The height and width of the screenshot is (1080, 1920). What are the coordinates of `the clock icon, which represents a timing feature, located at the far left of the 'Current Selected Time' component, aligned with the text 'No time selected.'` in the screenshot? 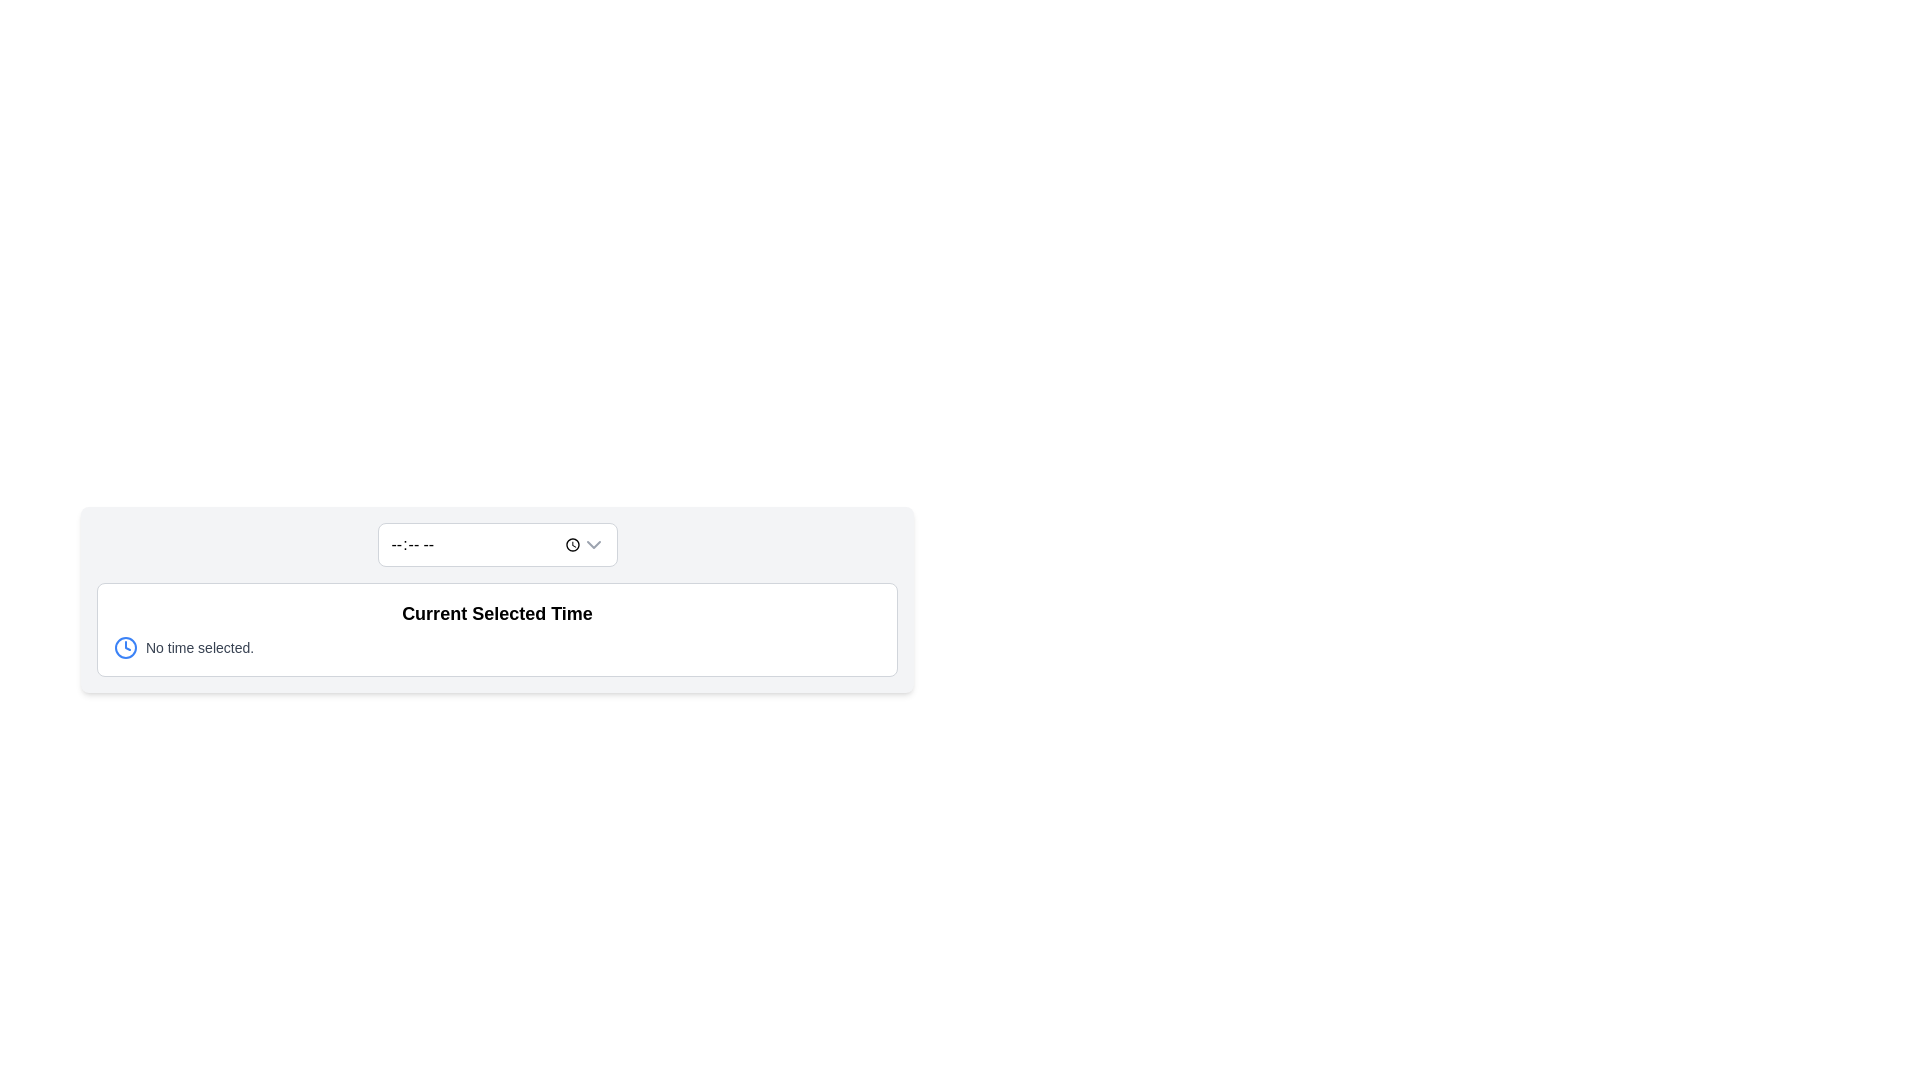 It's located at (124, 648).